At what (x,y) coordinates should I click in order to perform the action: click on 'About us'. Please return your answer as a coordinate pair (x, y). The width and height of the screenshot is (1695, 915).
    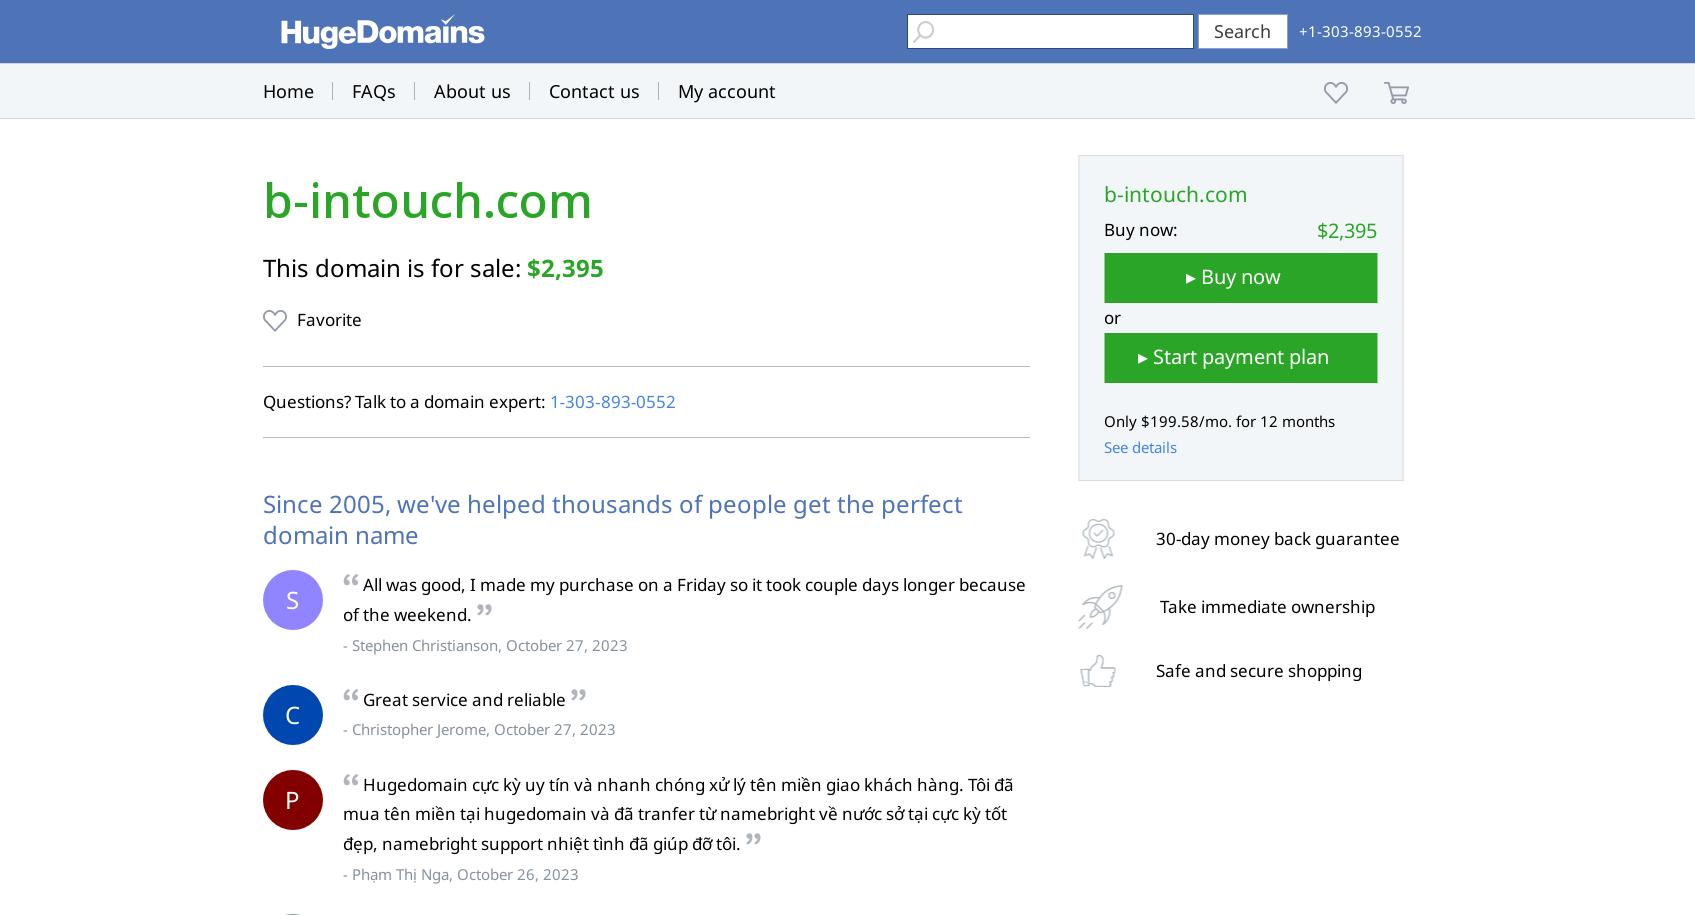
    Looking at the image, I should click on (433, 90).